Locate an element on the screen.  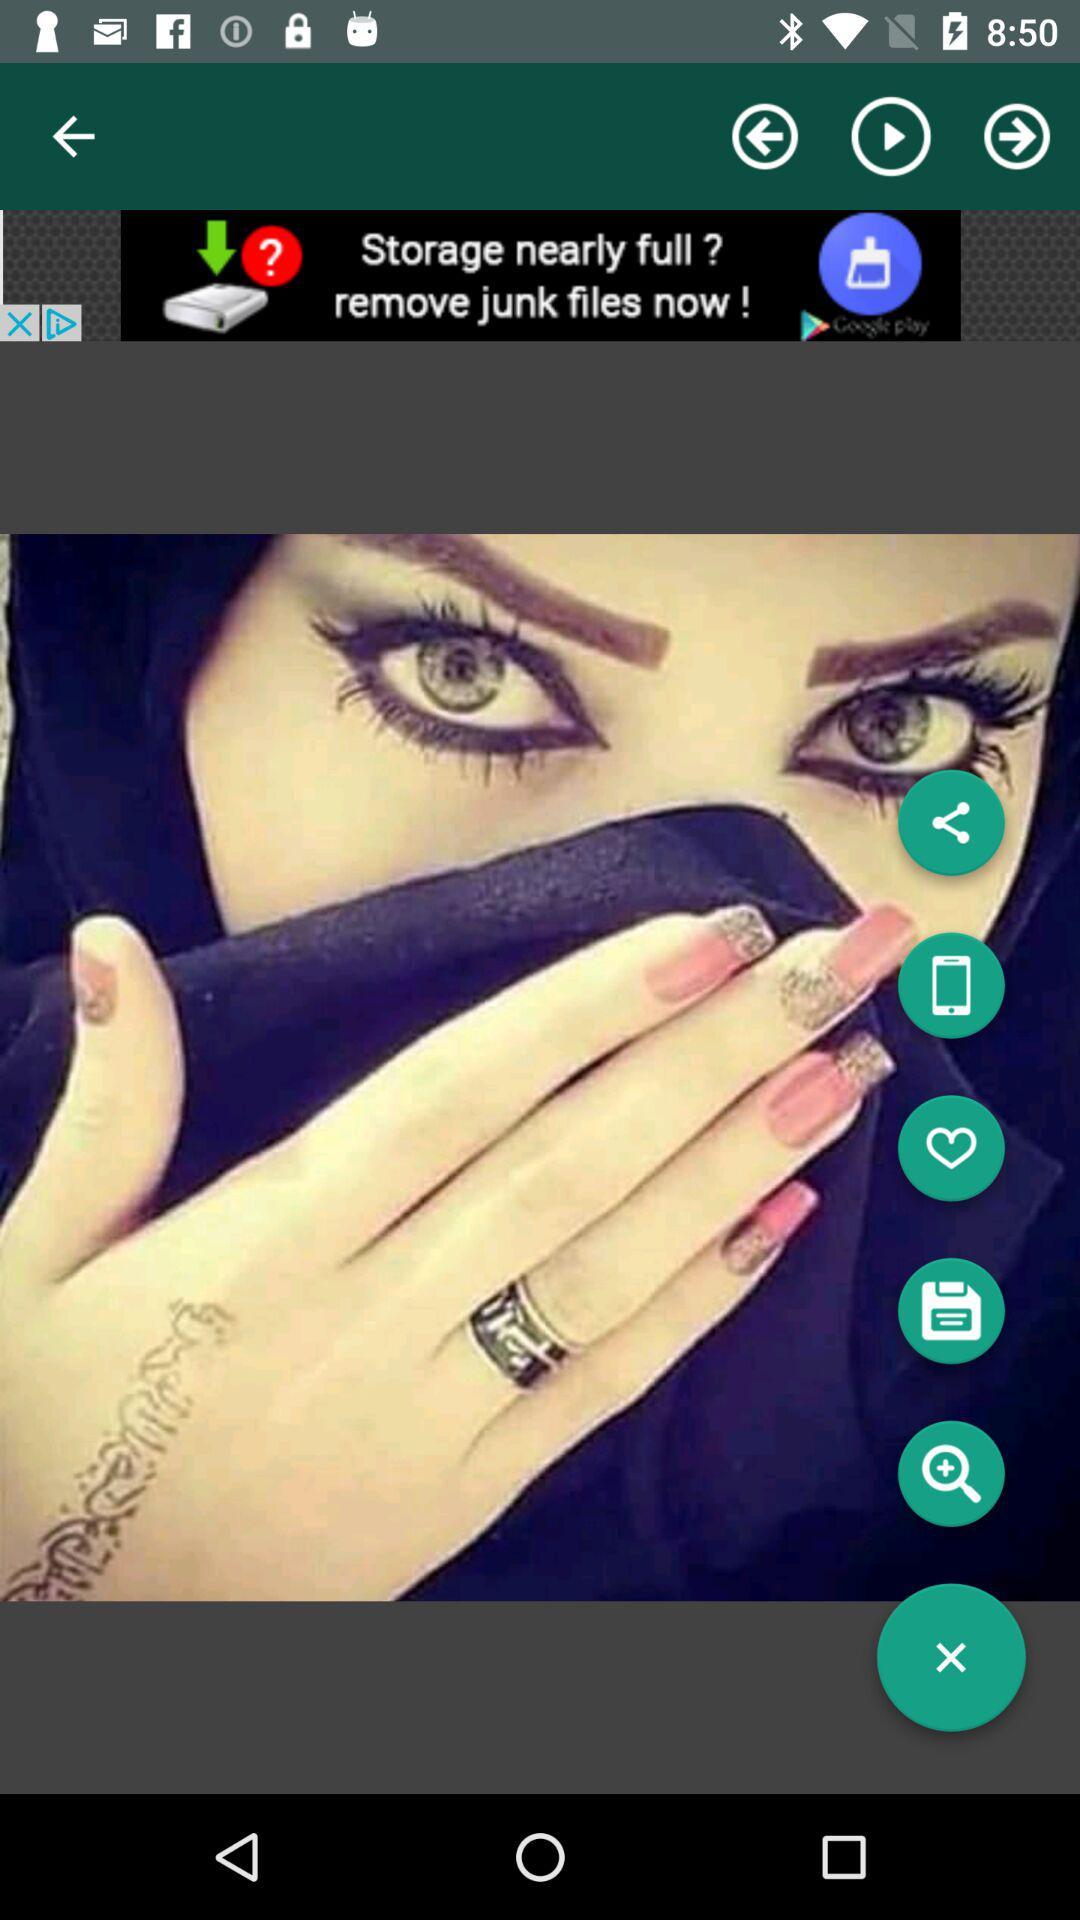
advertisement is located at coordinates (540, 274).